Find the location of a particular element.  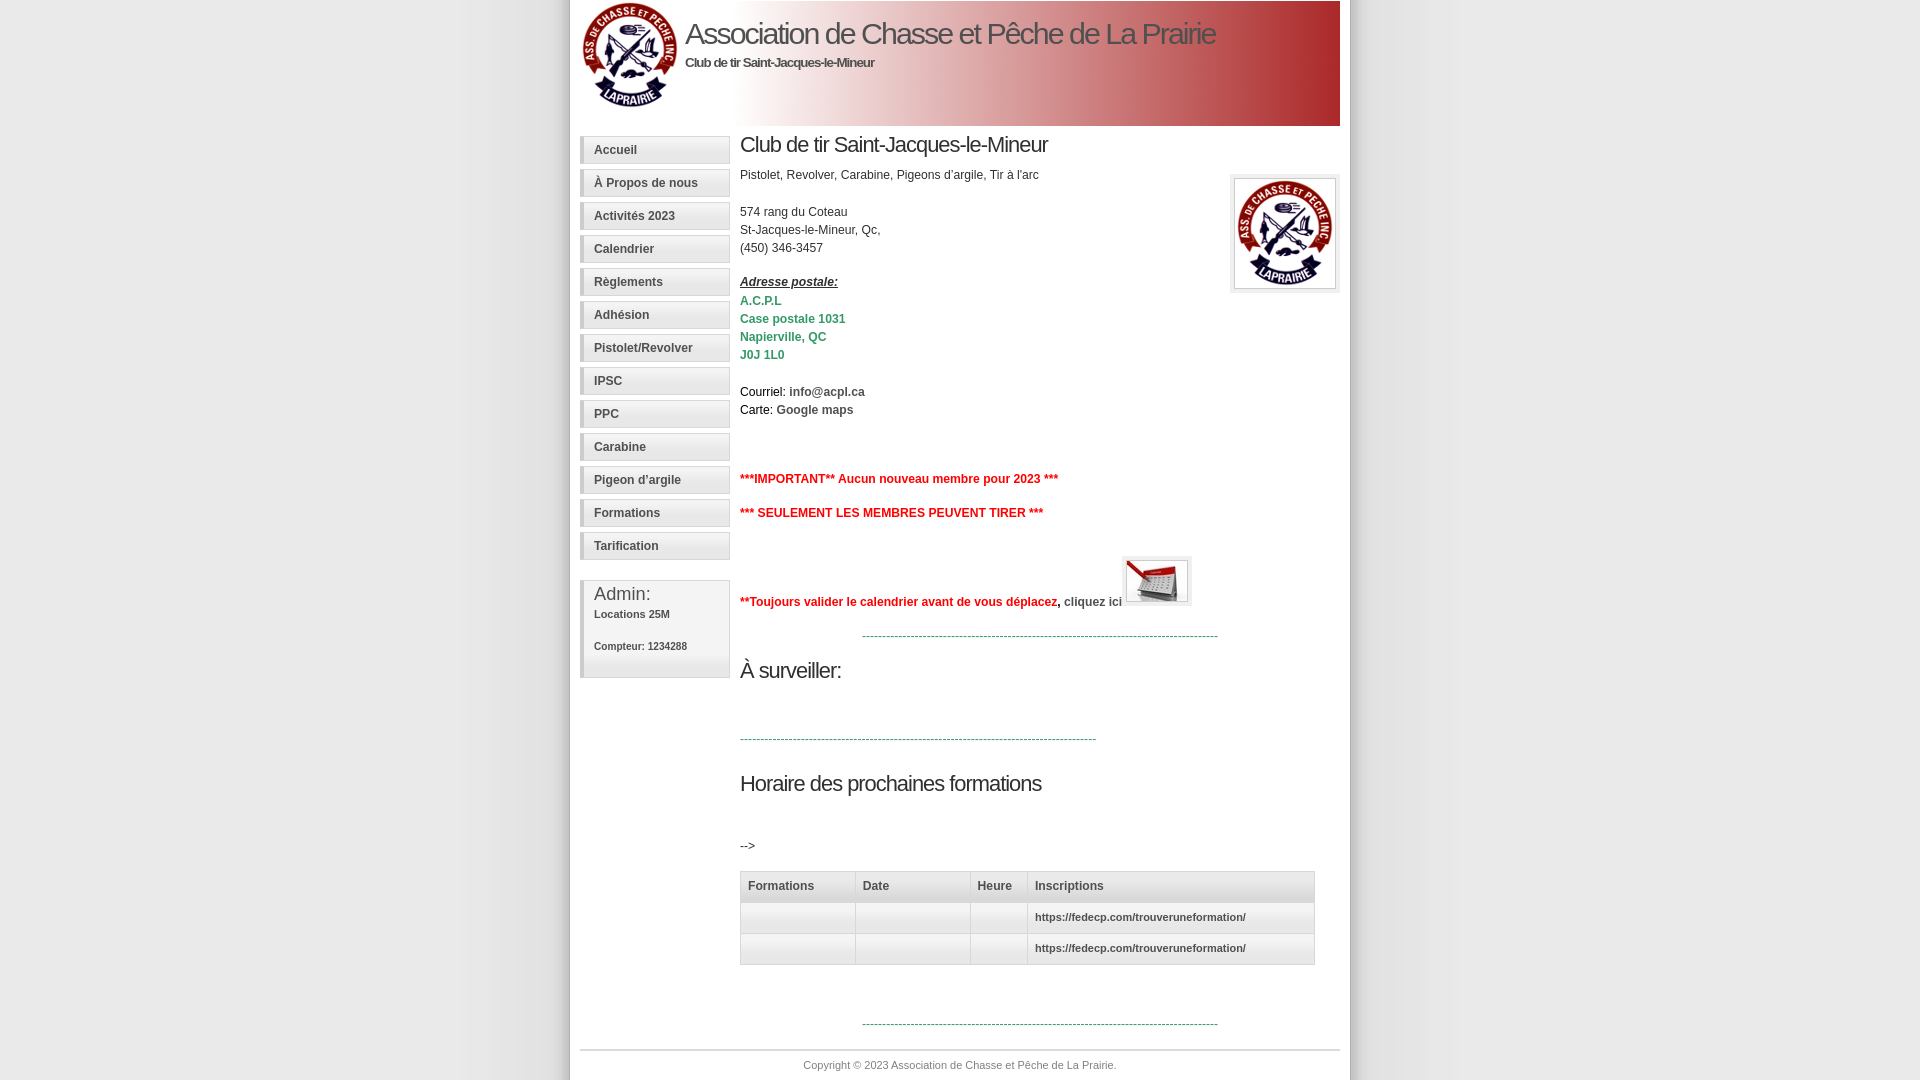

'cliquez ici' is located at coordinates (1063, 600).